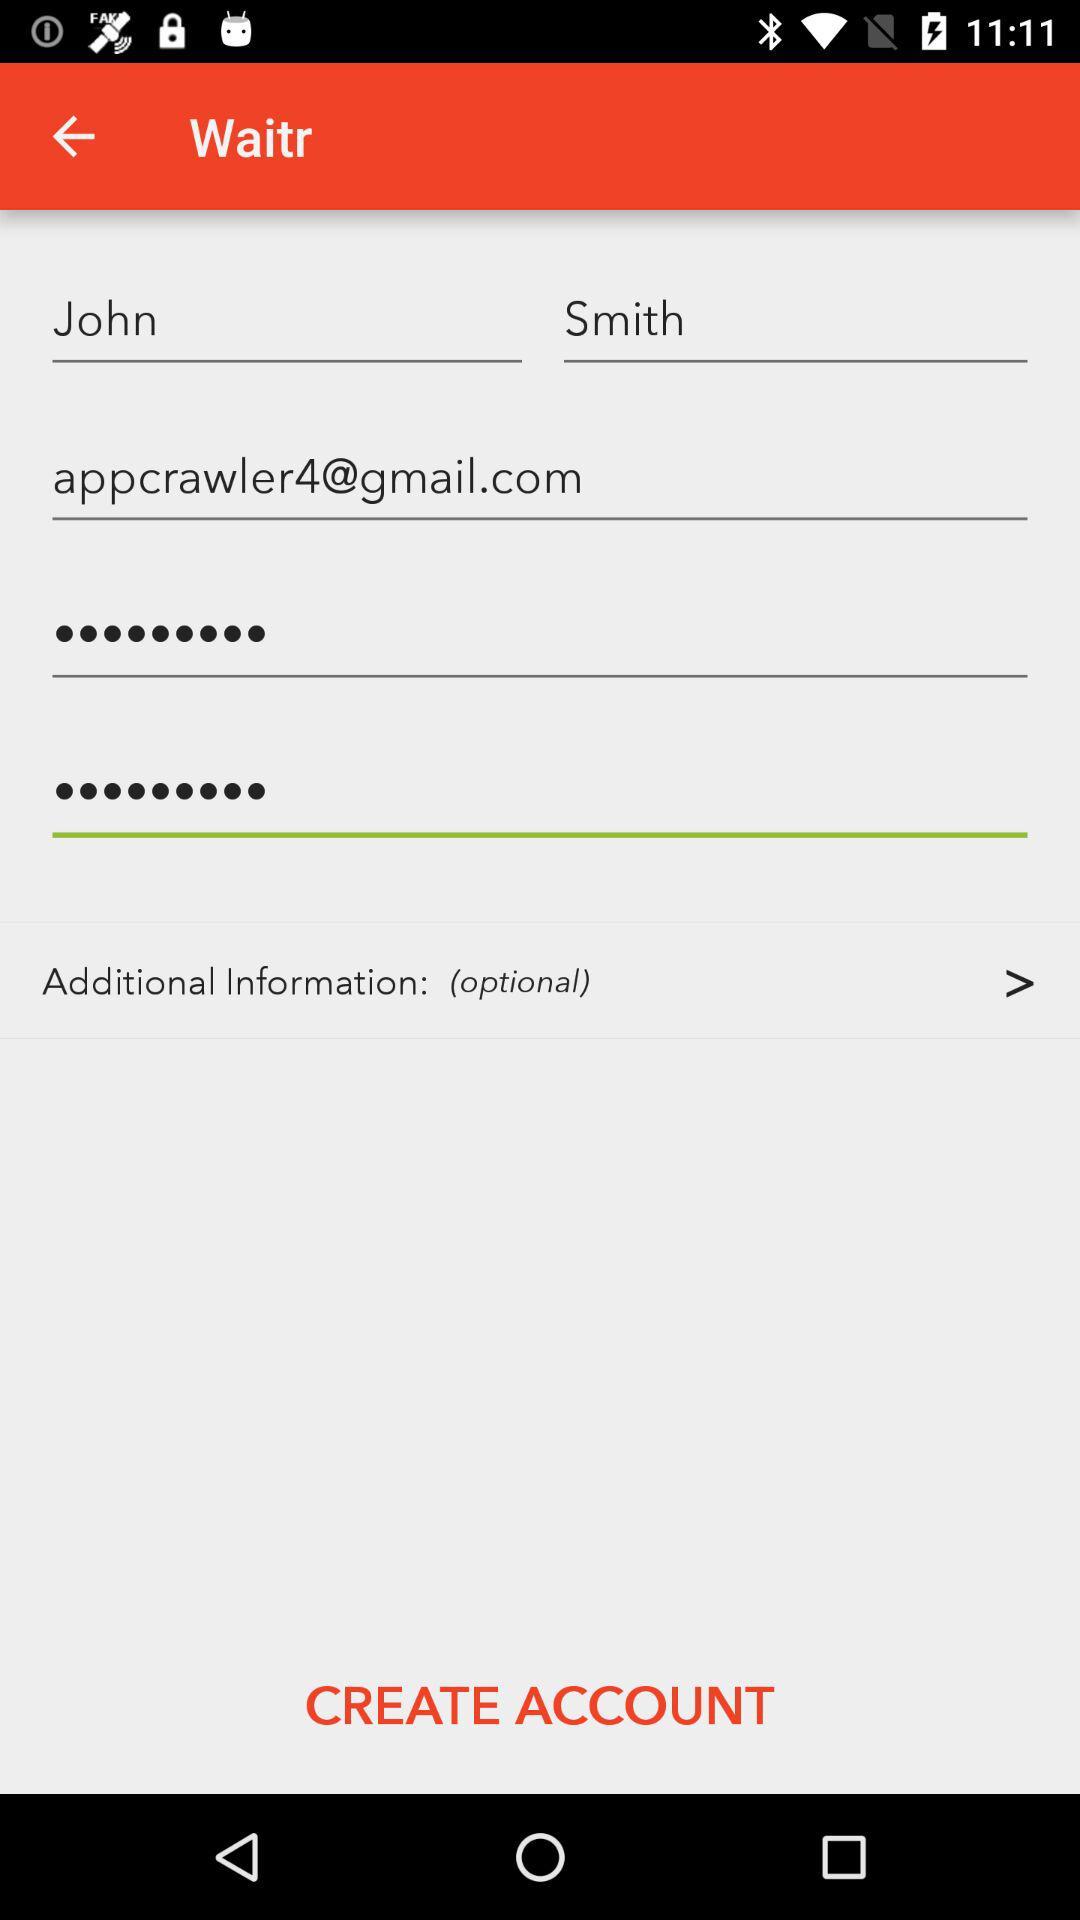  I want to click on create account item, so click(538, 1703).